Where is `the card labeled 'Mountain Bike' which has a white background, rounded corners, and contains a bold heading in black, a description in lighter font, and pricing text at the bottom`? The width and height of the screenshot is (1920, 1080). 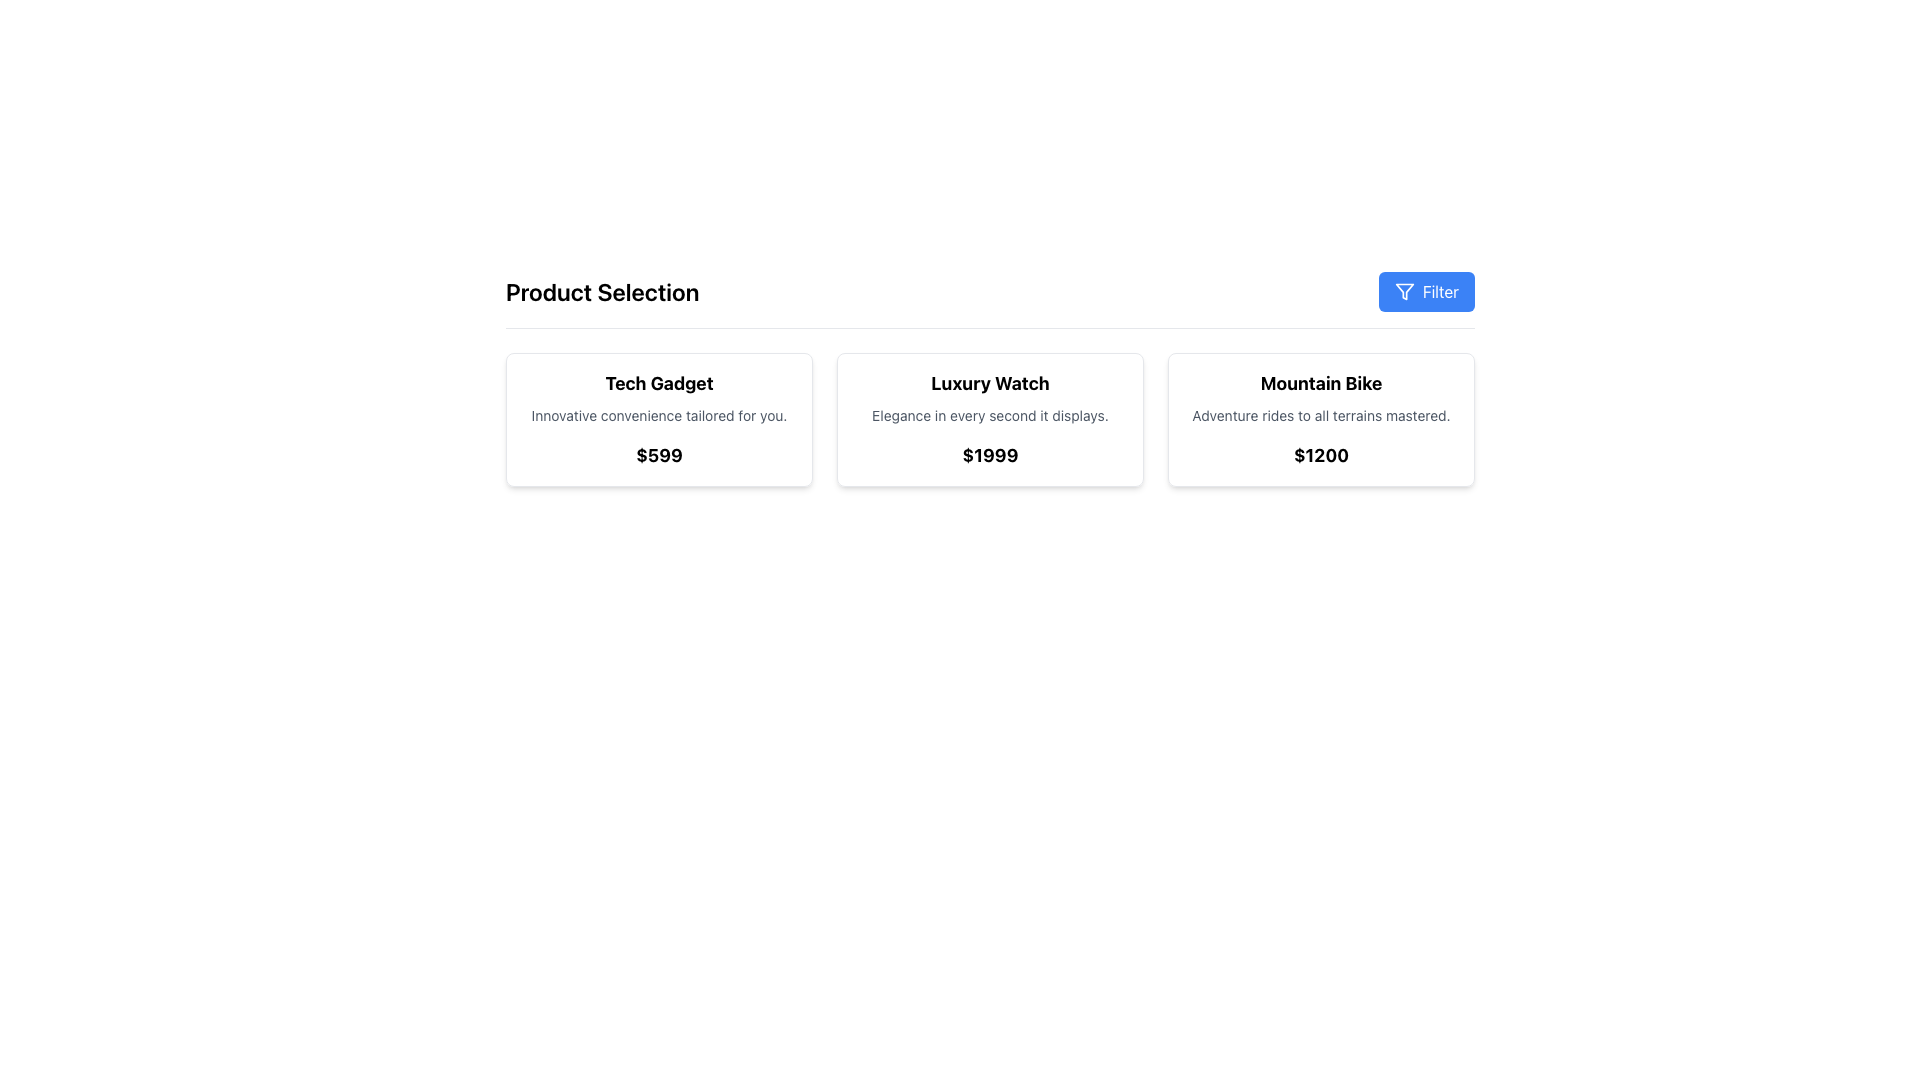 the card labeled 'Mountain Bike' which has a white background, rounded corners, and contains a bold heading in black, a description in lighter font, and pricing text at the bottom is located at coordinates (1321, 419).